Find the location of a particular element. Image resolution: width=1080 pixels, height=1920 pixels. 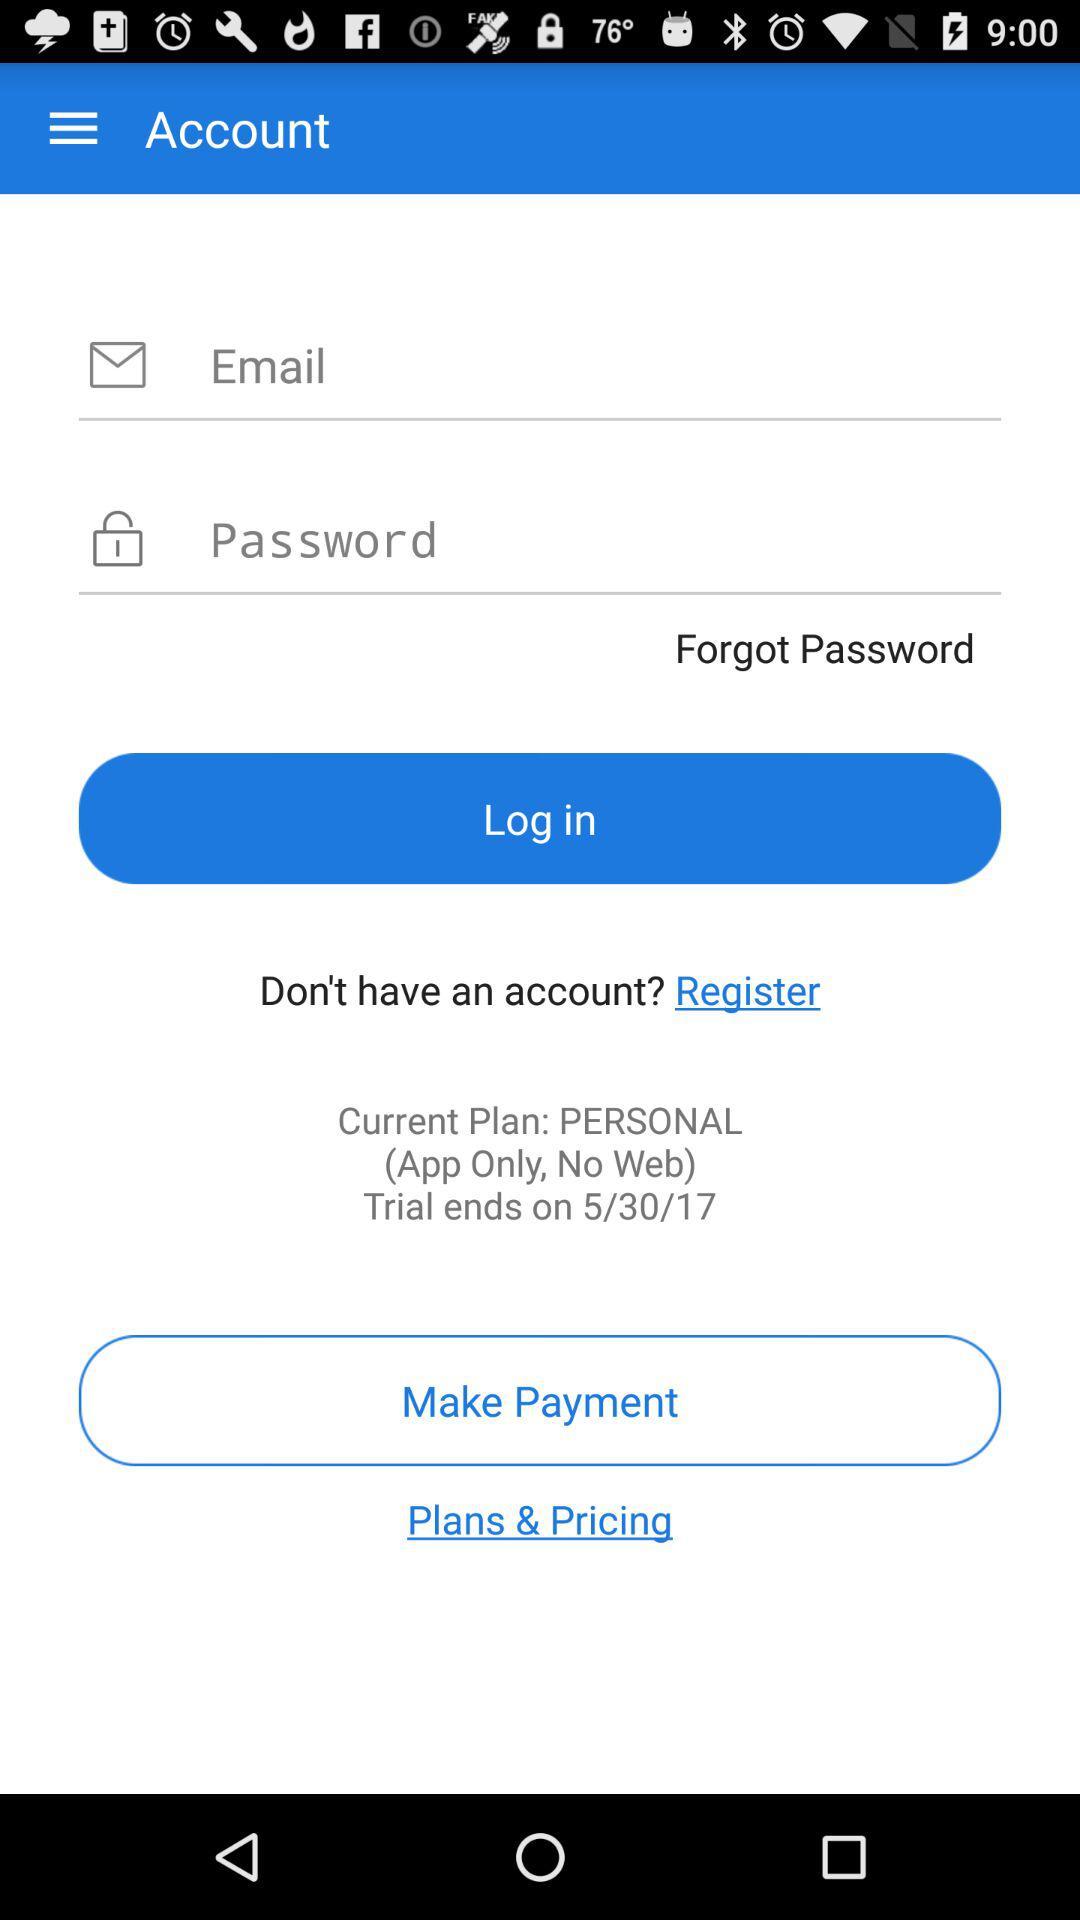

the item above the log in item is located at coordinates (540, 647).